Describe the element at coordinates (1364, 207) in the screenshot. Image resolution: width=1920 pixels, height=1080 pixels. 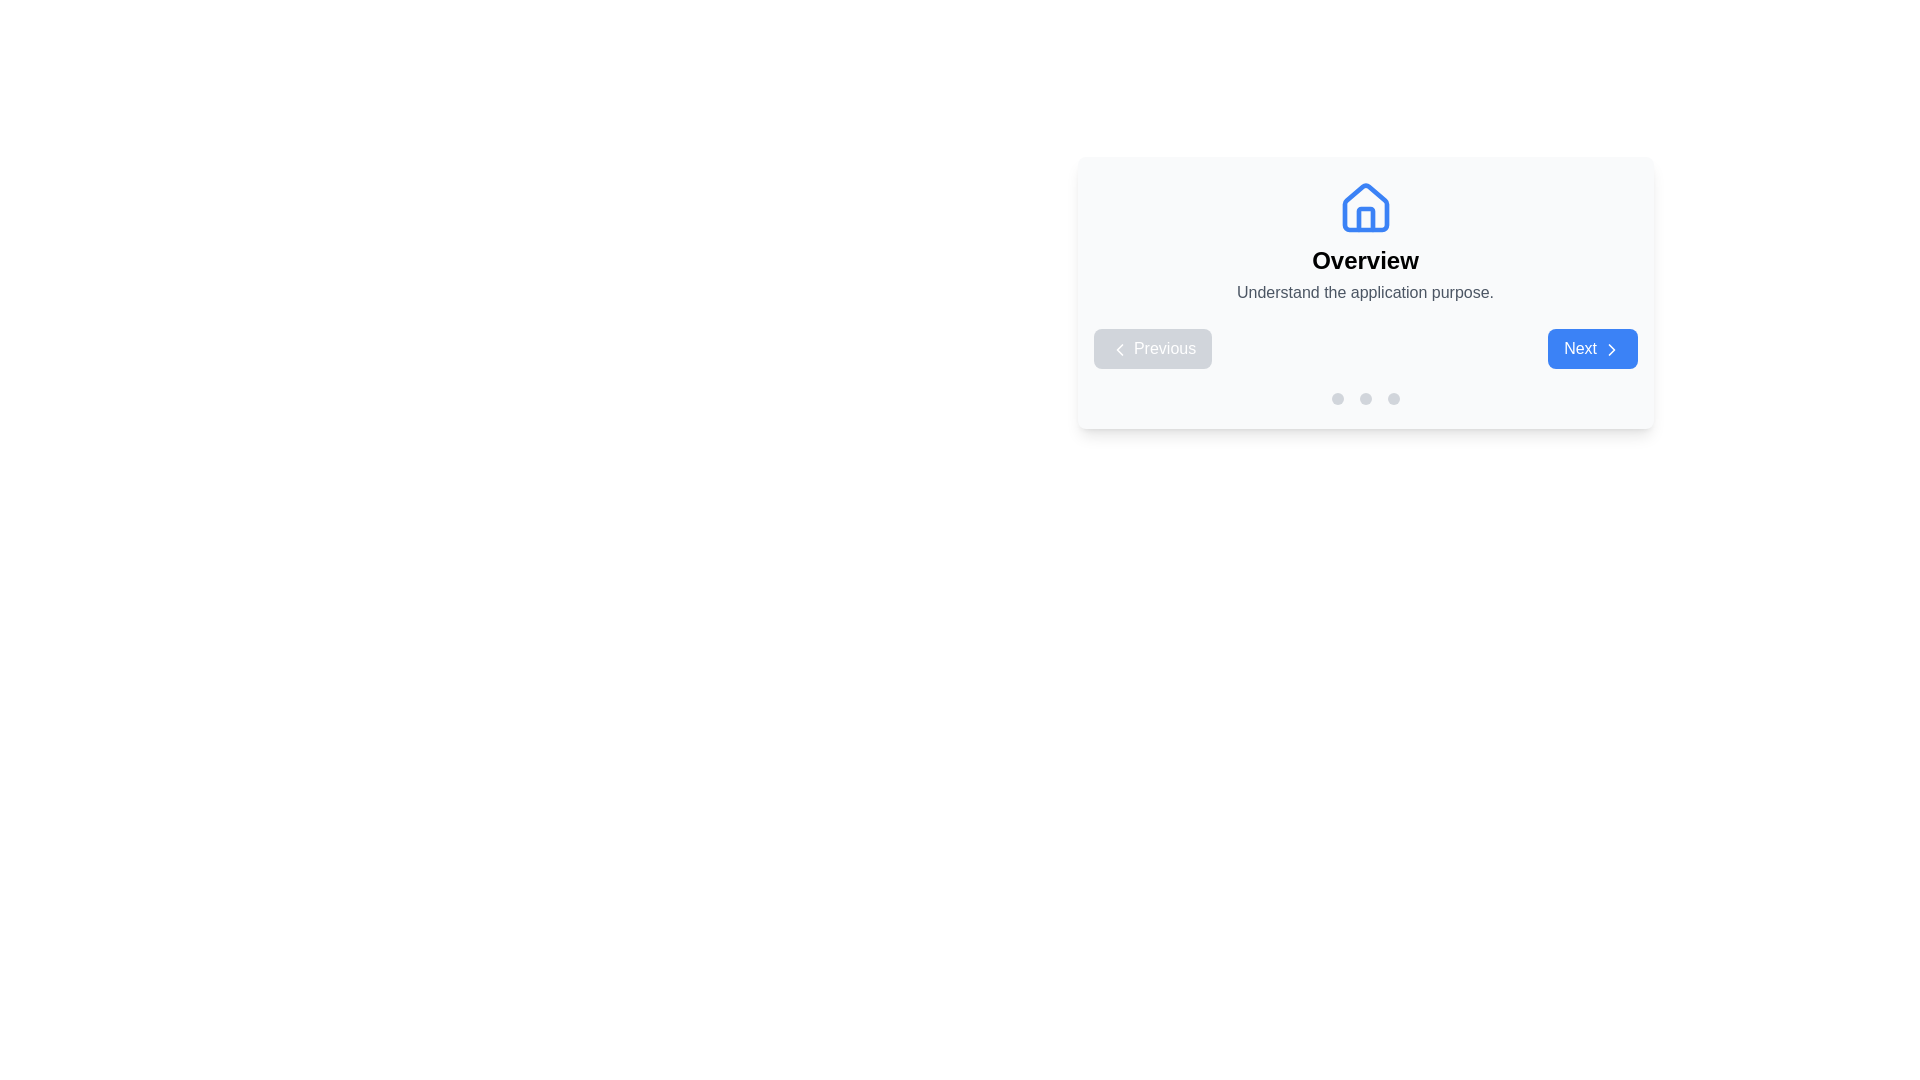
I see `the house-shaped icon with a blue outline, located above the 'Overview' text in the card layout` at that location.